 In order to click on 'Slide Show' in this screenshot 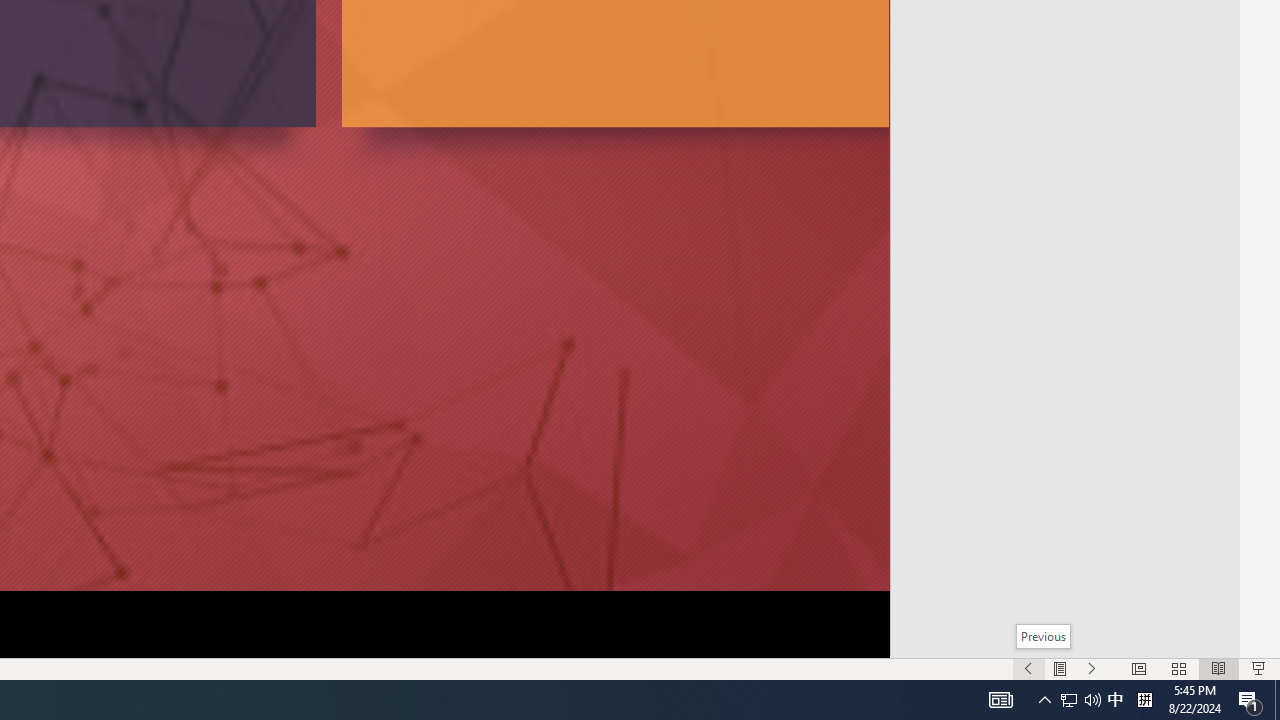, I will do `click(1257, 669)`.